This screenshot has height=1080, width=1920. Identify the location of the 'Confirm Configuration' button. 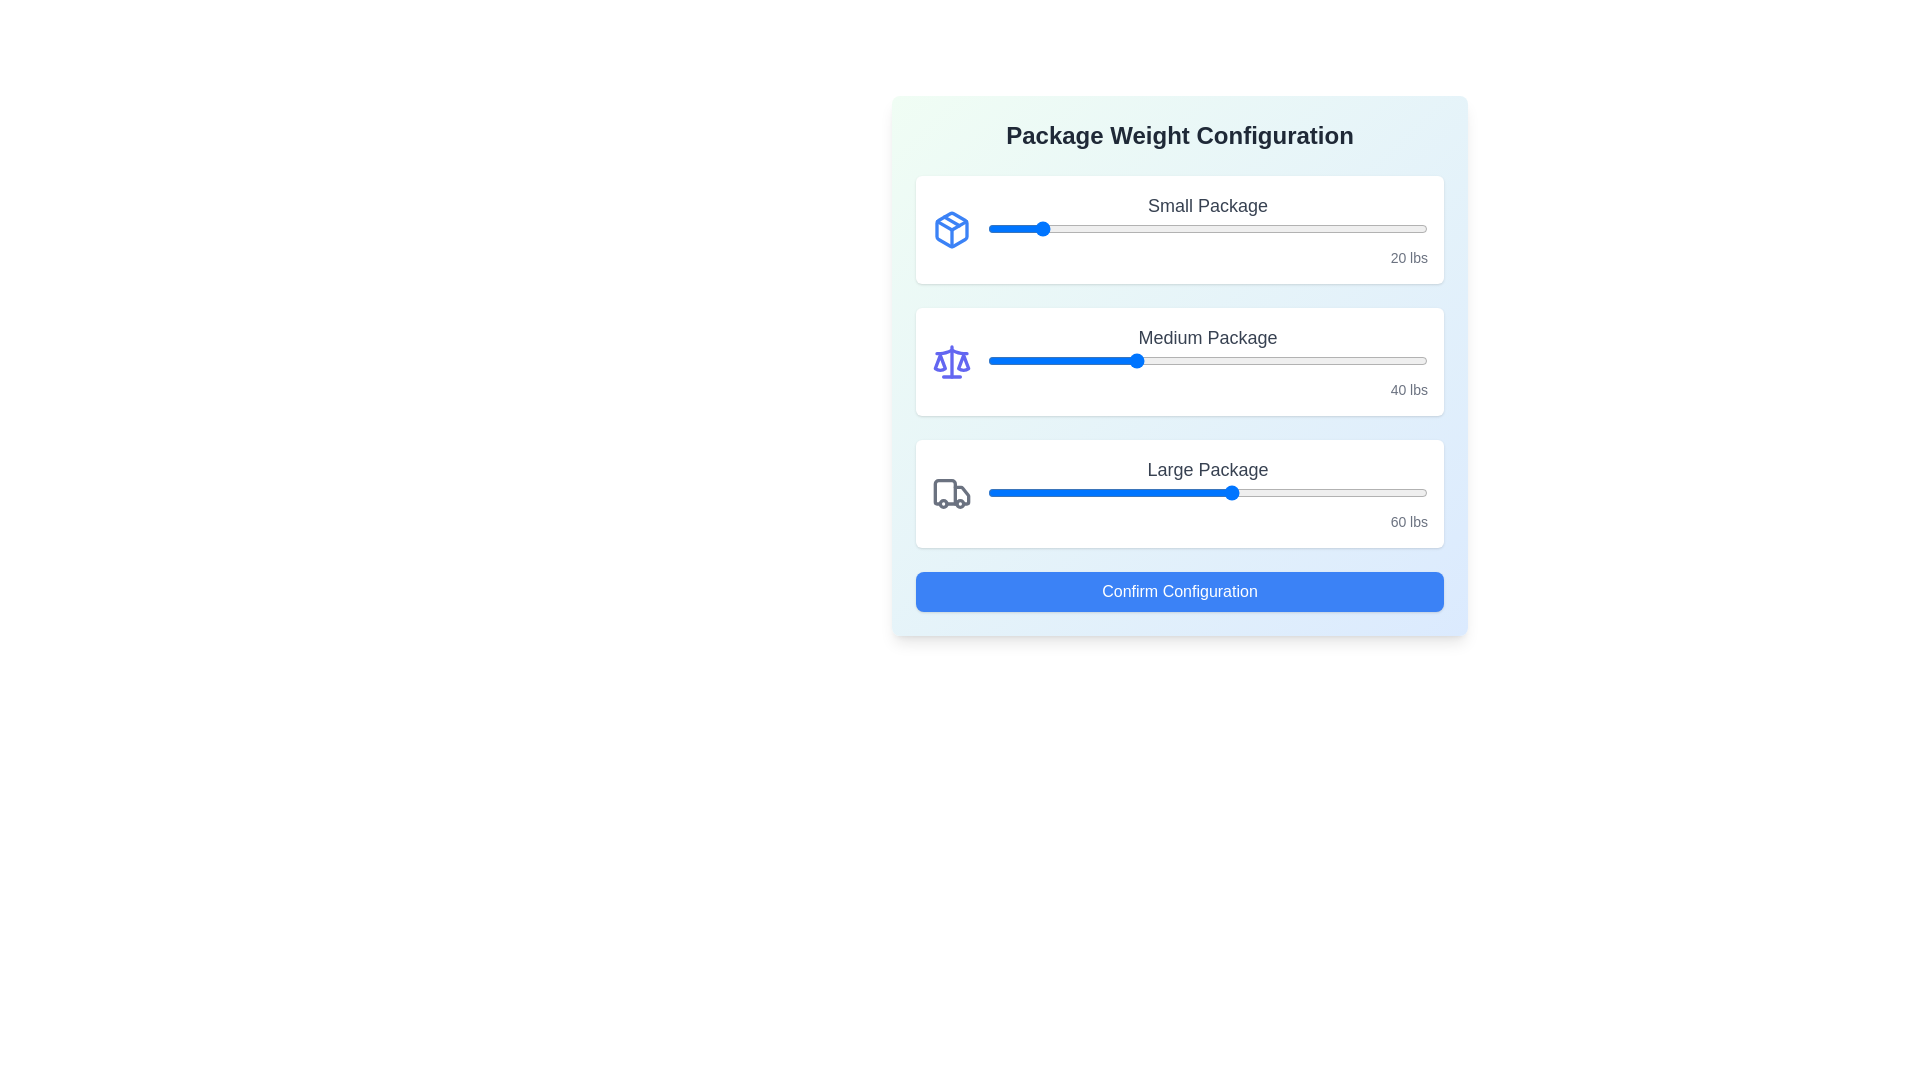
(1180, 590).